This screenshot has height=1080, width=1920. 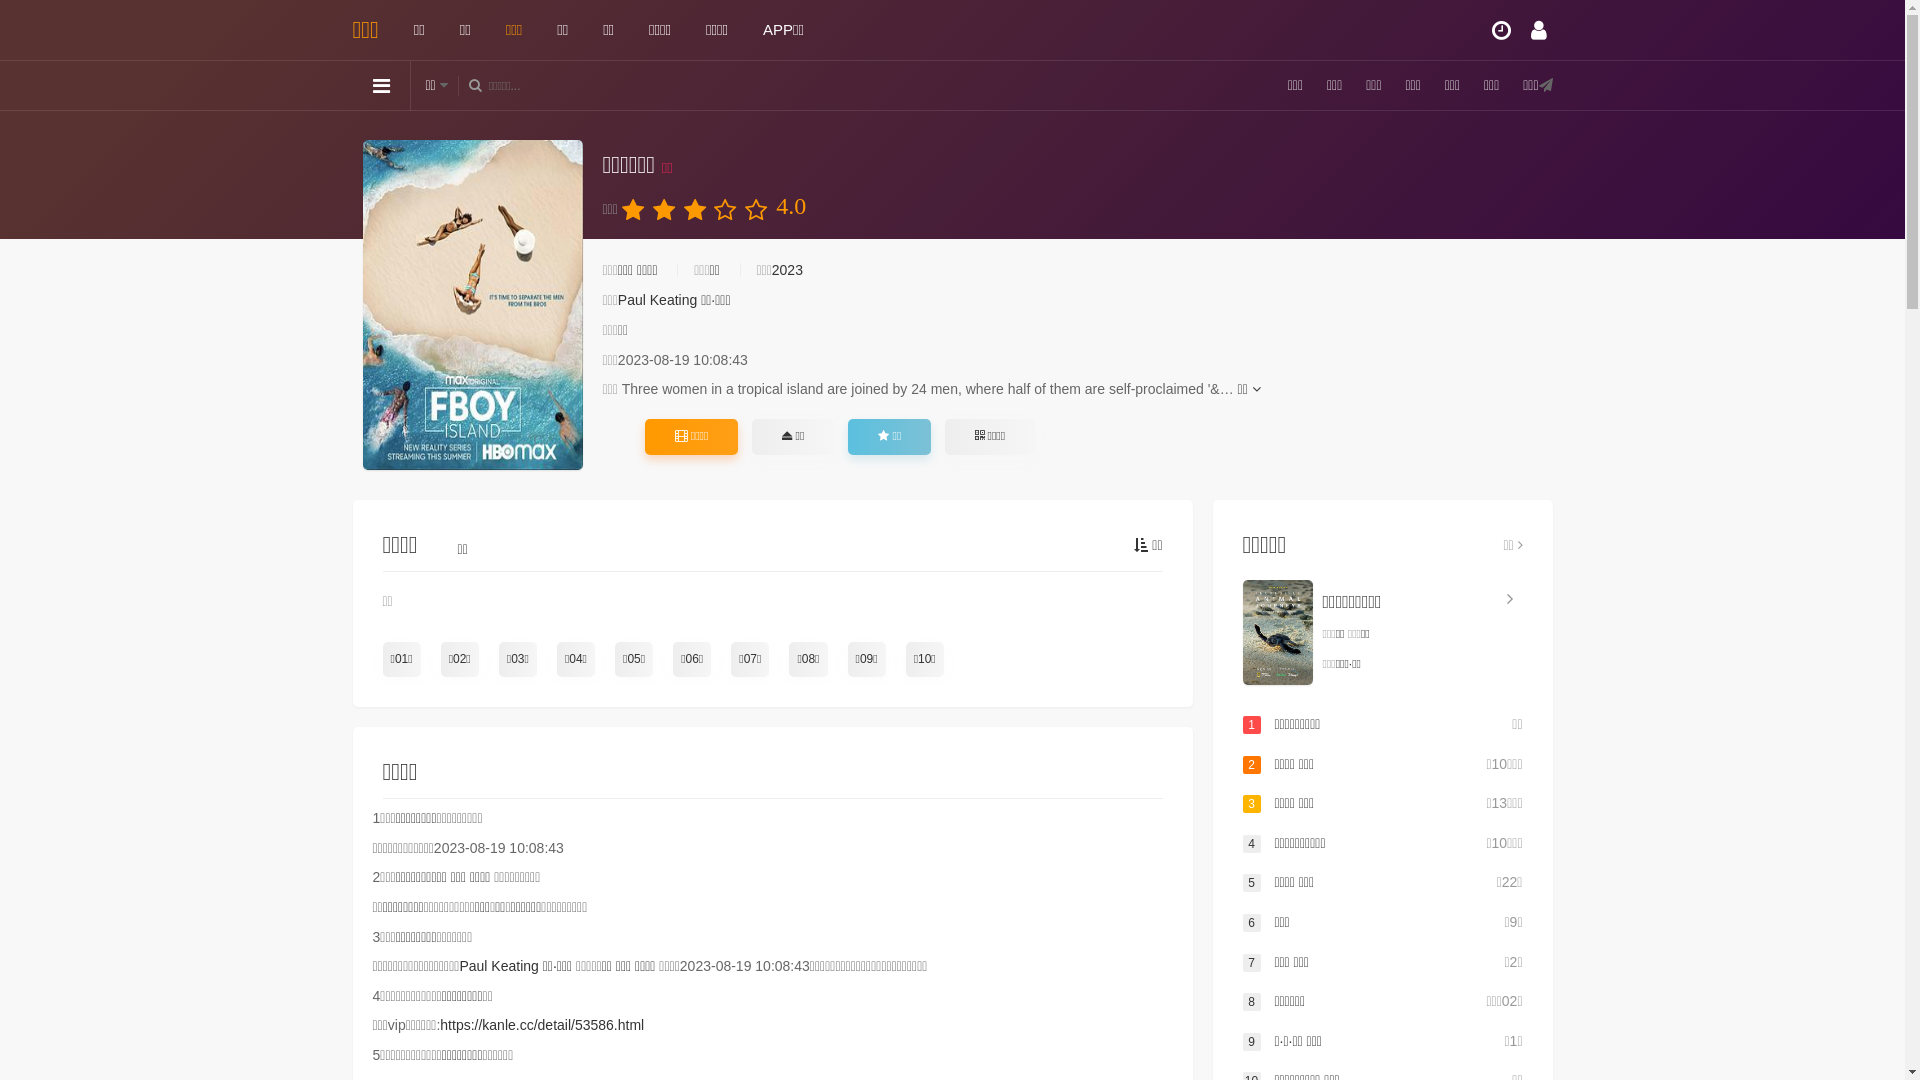 What do you see at coordinates (631, 300) in the screenshot?
I see `'Paul'` at bounding box center [631, 300].